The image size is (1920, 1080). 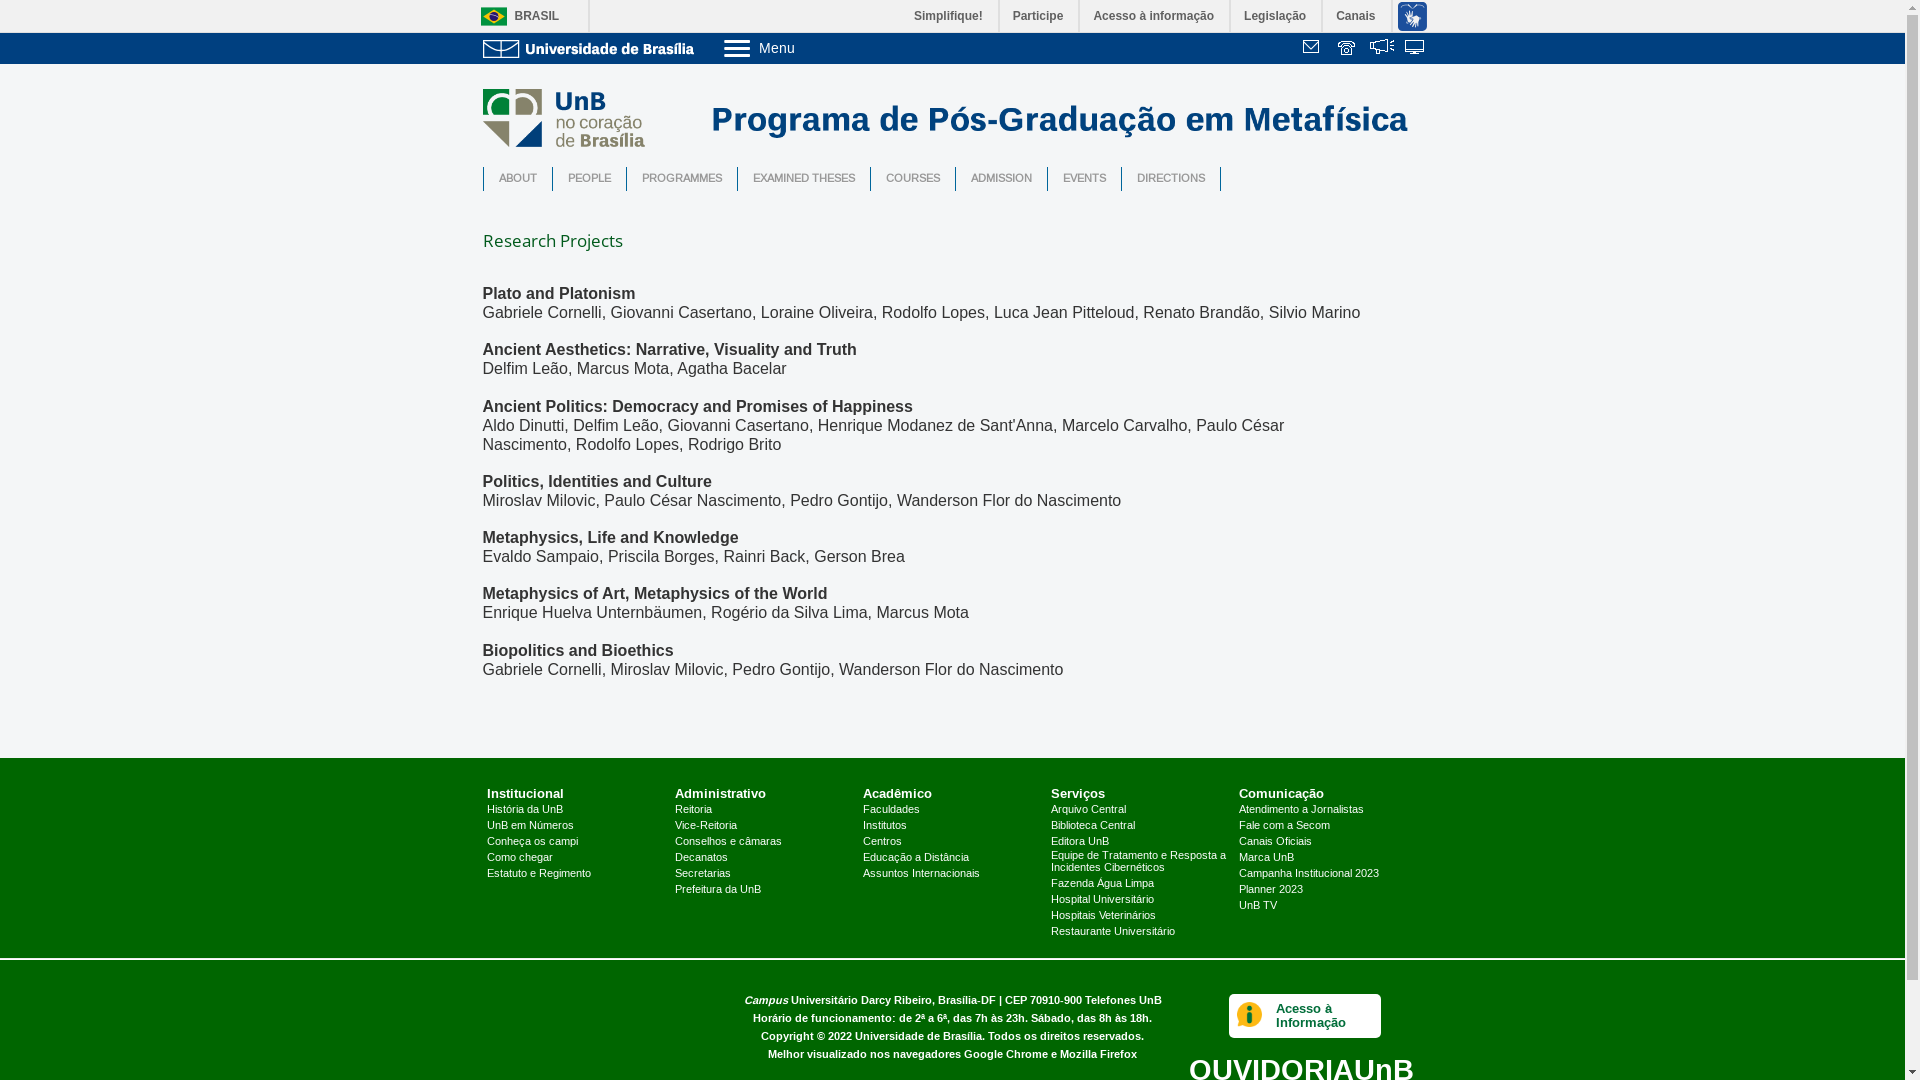 What do you see at coordinates (1265, 856) in the screenshot?
I see `'Marca UnB'` at bounding box center [1265, 856].